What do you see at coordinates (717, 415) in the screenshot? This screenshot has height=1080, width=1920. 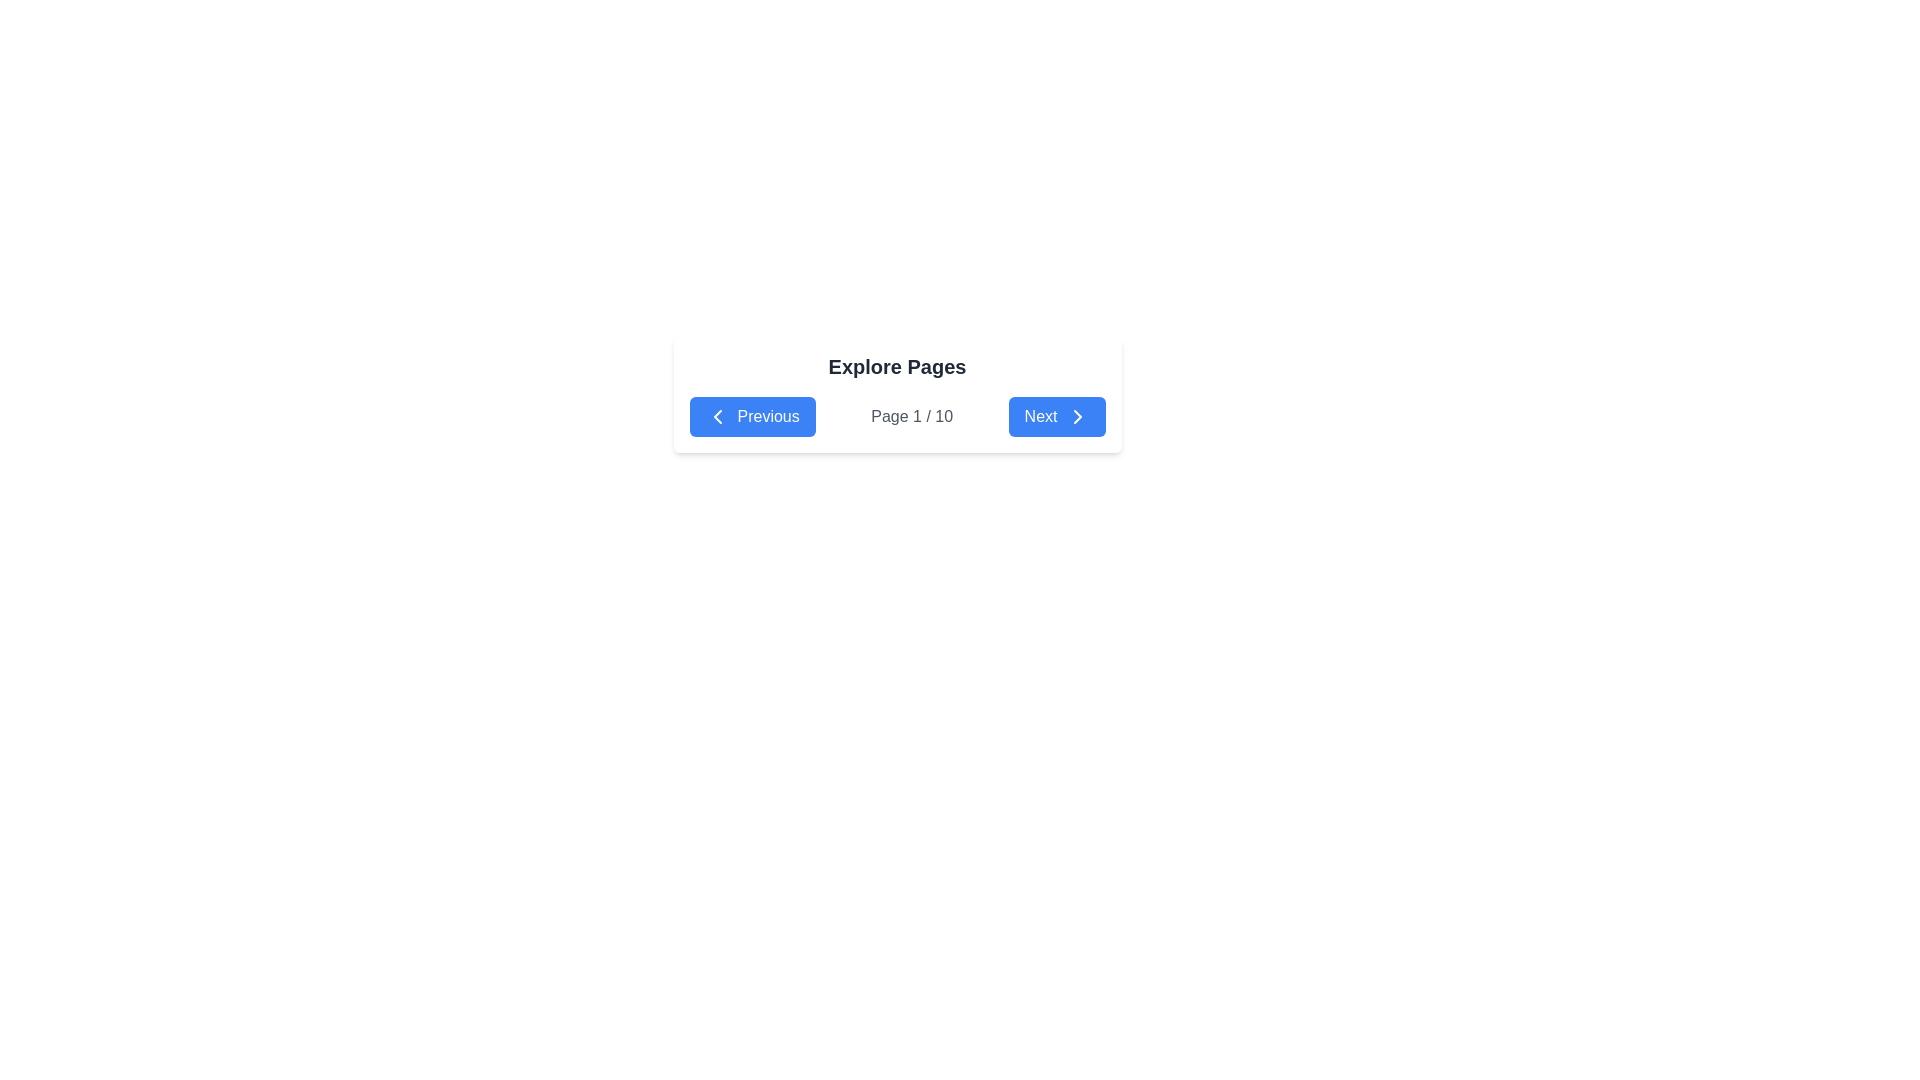 I see `leftward pointing chevron icon within the blue 'Previous' button on the navigation bar for debugging purposes` at bounding box center [717, 415].